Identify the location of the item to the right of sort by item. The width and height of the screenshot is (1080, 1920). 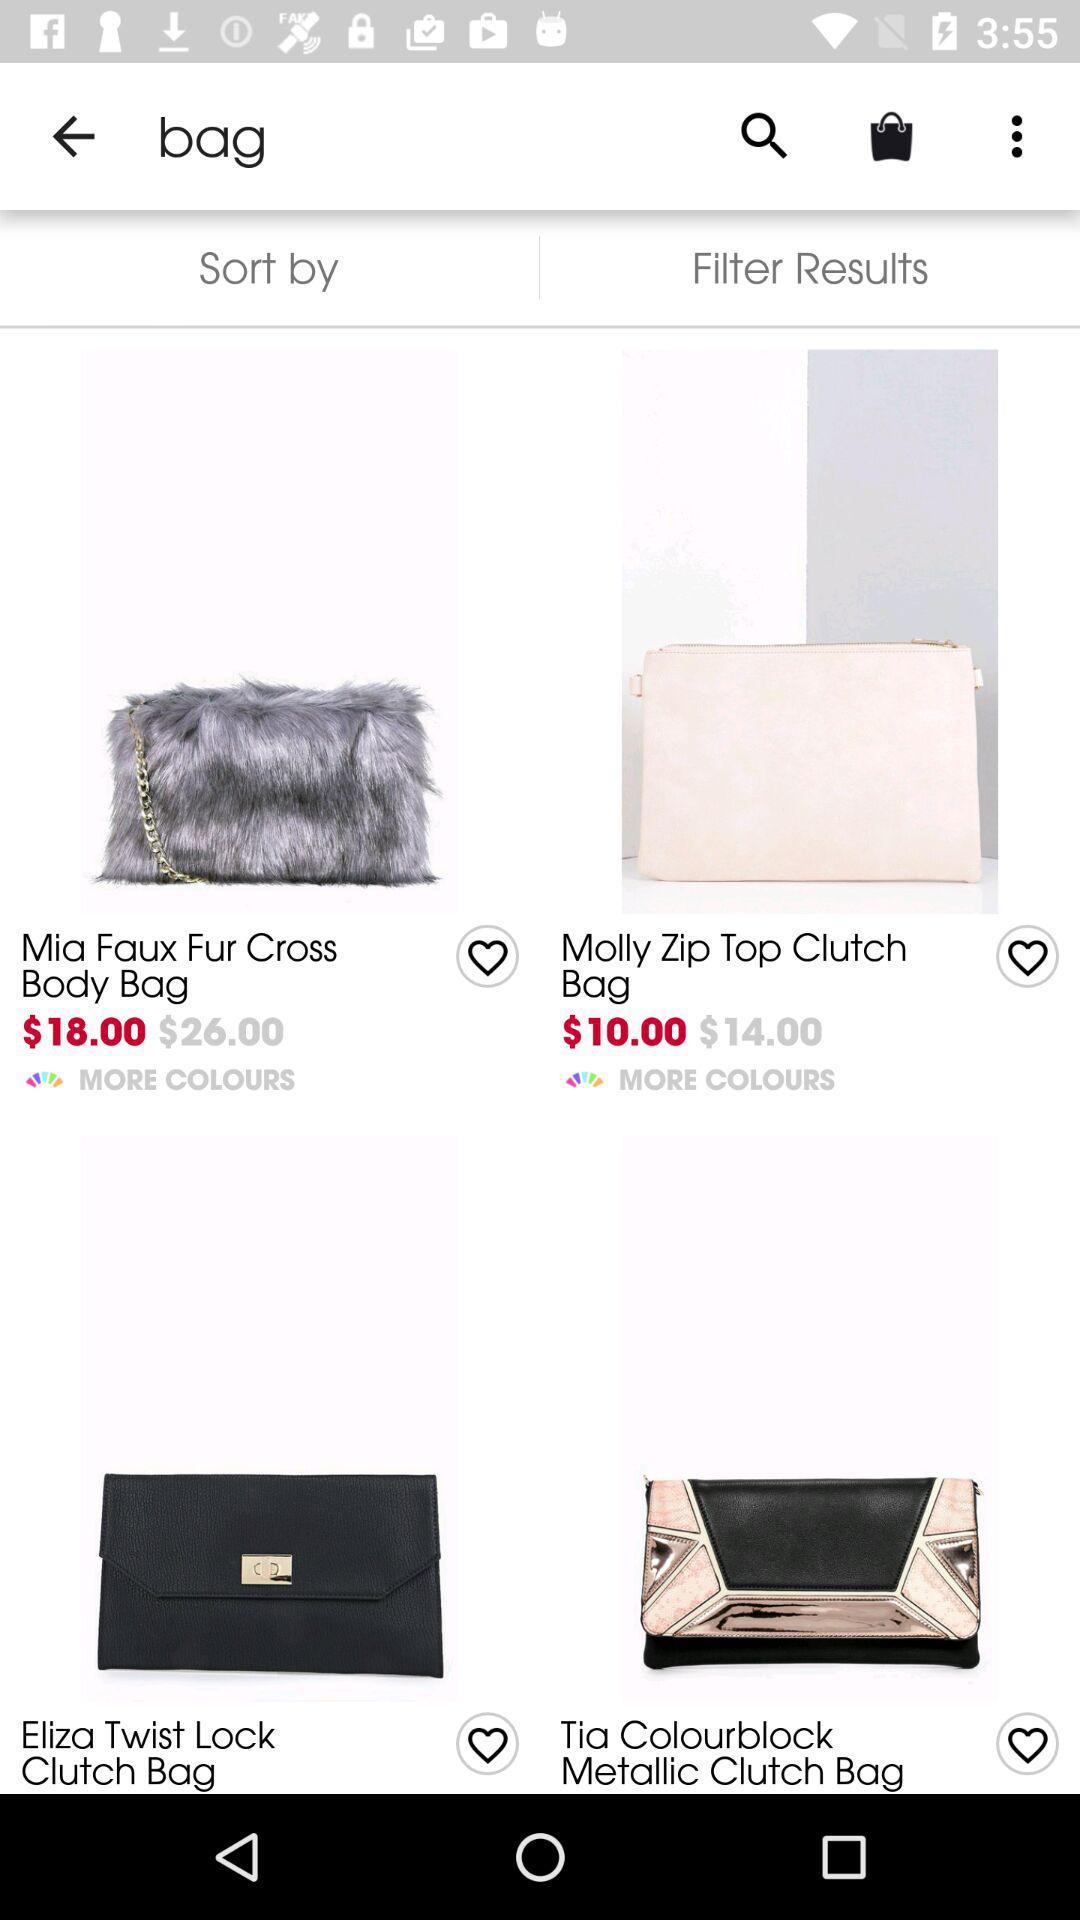
(764, 135).